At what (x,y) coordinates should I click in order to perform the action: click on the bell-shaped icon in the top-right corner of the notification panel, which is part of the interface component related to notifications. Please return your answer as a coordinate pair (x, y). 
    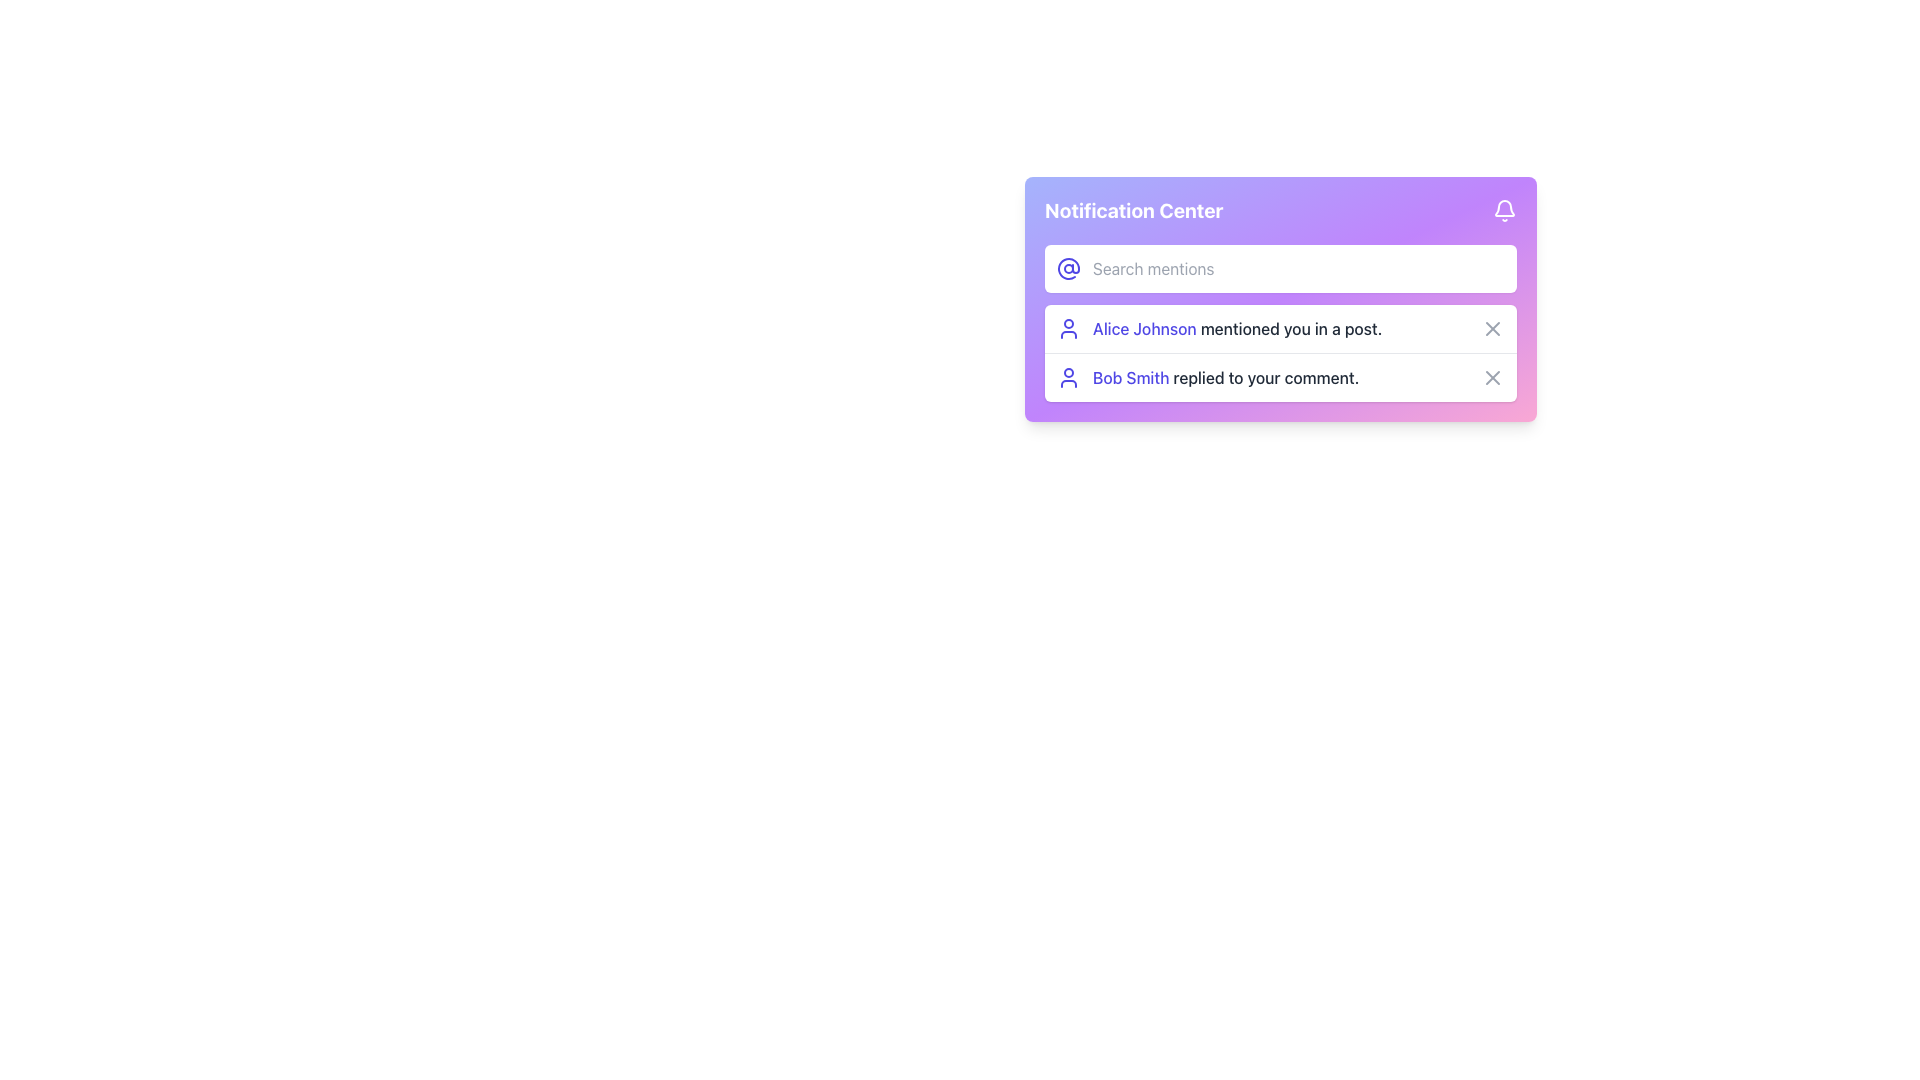
    Looking at the image, I should click on (1505, 208).